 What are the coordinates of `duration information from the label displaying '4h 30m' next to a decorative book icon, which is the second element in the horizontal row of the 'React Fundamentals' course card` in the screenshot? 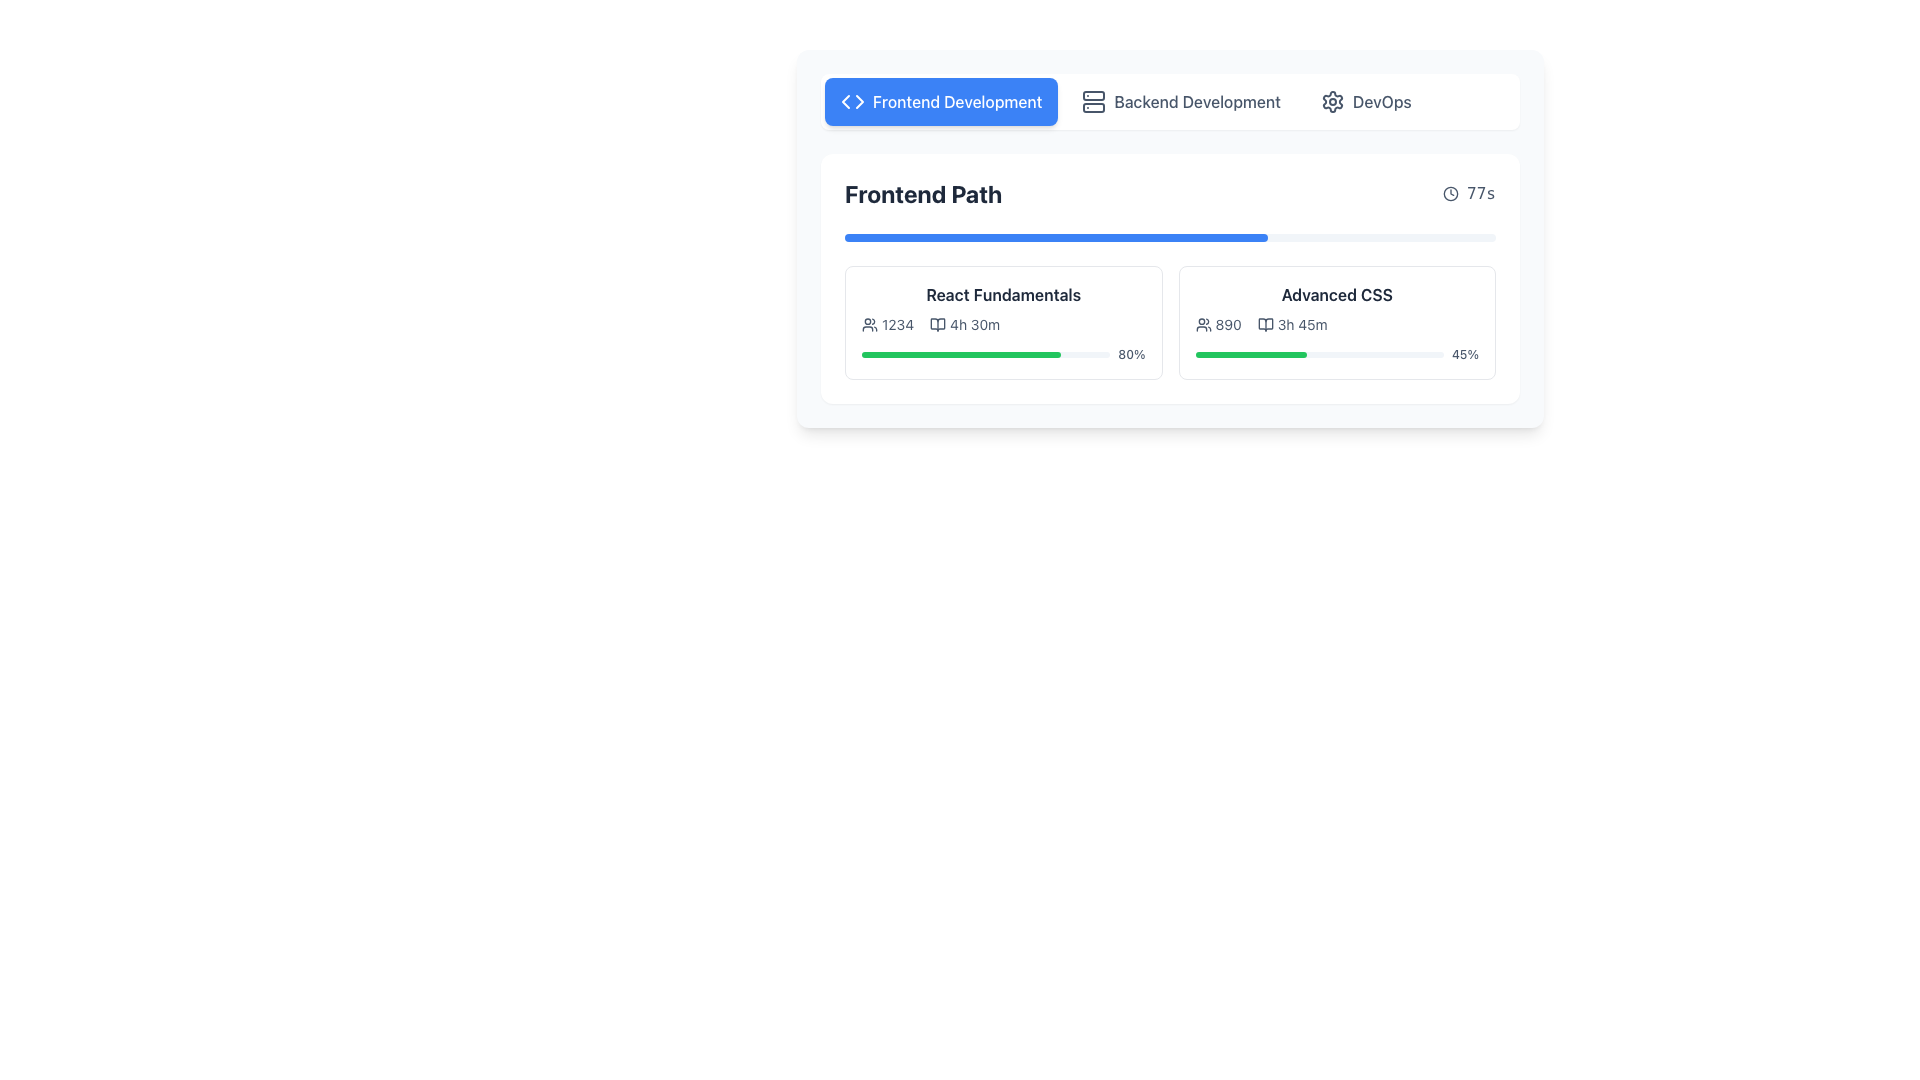 It's located at (965, 323).